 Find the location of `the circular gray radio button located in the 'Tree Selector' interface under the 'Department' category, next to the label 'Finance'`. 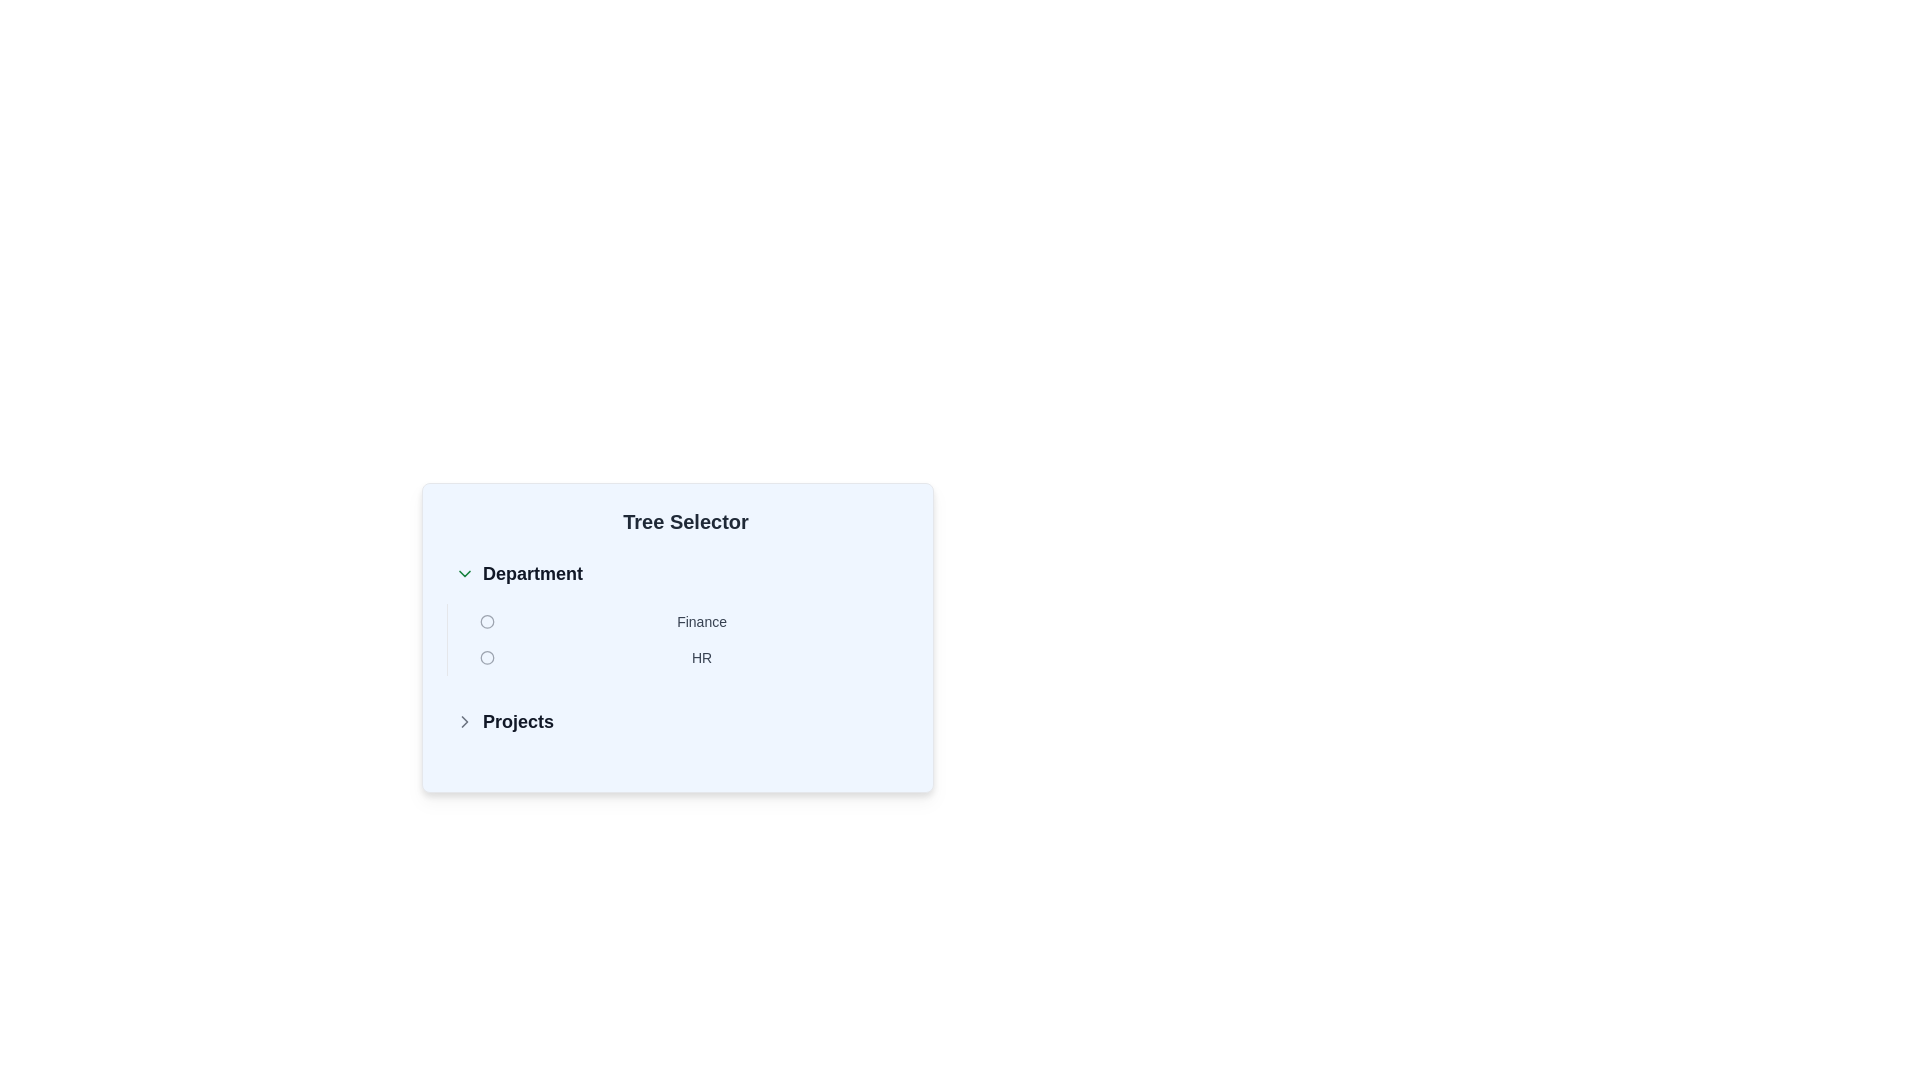

the circular gray radio button located in the 'Tree Selector' interface under the 'Department' category, next to the label 'Finance' is located at coordinates (487, 658).